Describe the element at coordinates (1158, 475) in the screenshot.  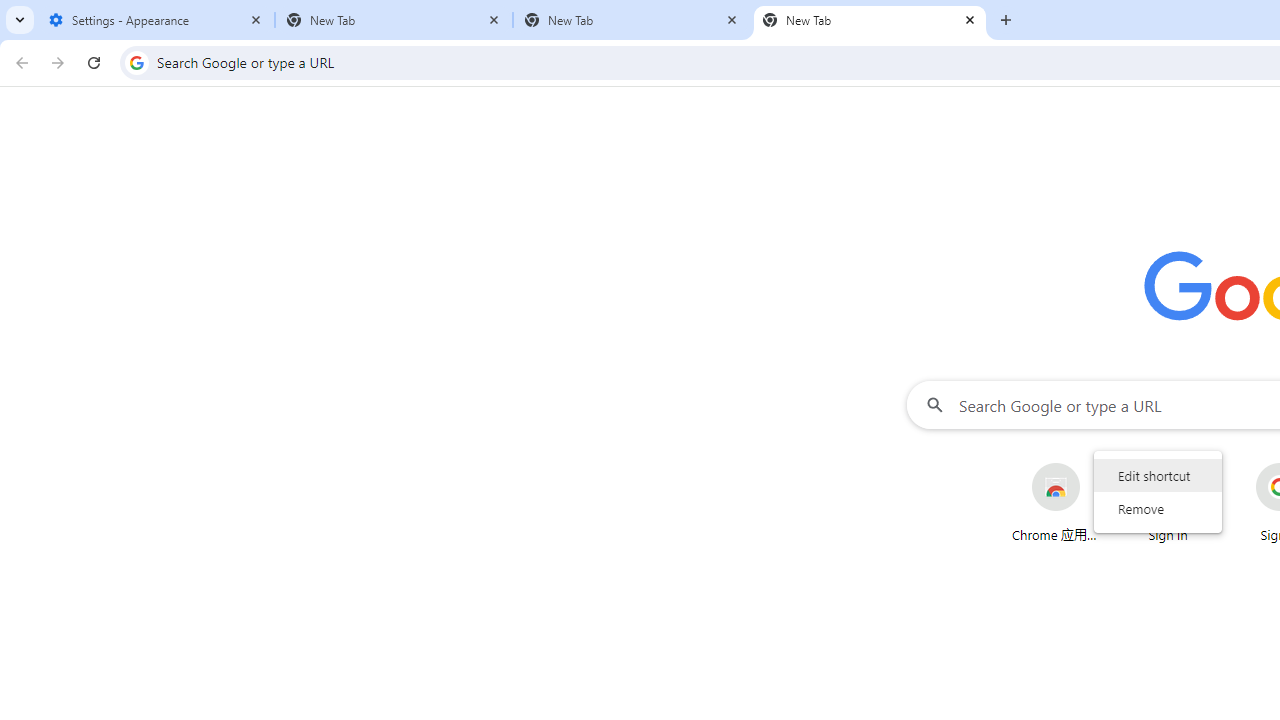
I see `'Edit shortcut'` at that location.